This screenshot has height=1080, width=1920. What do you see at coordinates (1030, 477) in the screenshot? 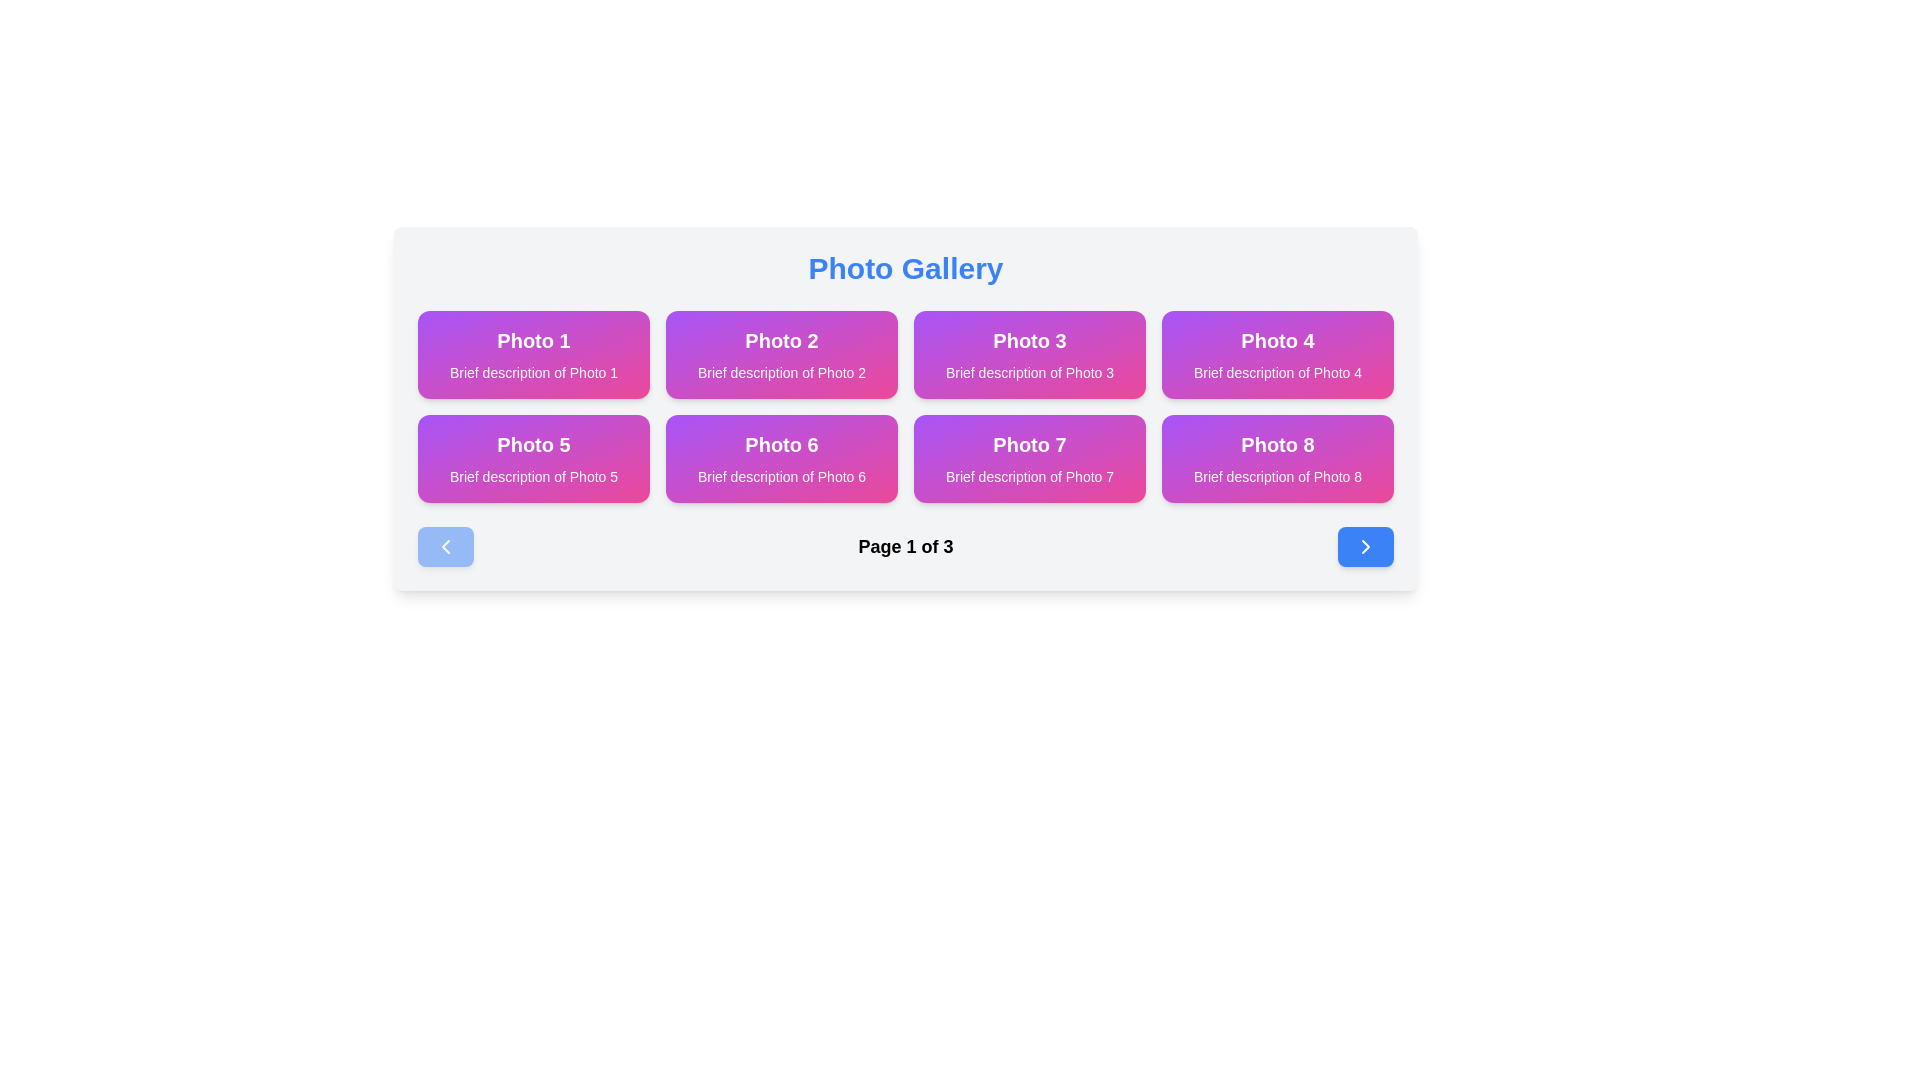
I see `the text label that reads 'Brief description of Photo 7', which is styled in a small font and located below the heading 'Photo 7' within a card component` at bounding box center [1030, 477].